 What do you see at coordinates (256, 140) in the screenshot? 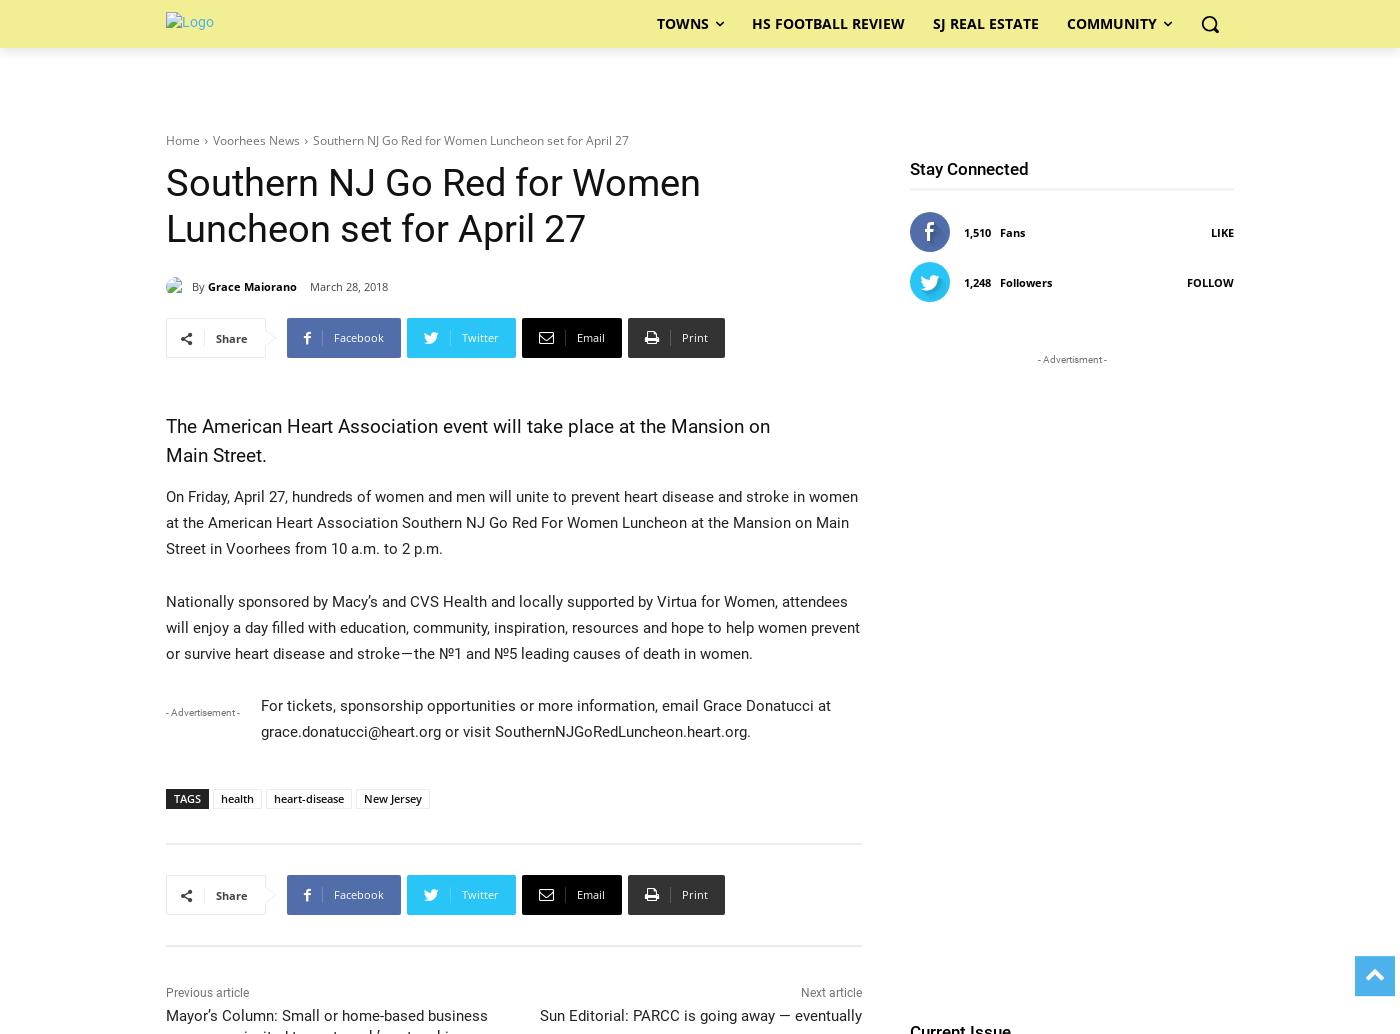
I see `'Voorhees News'` at bounding box center [256, 140].